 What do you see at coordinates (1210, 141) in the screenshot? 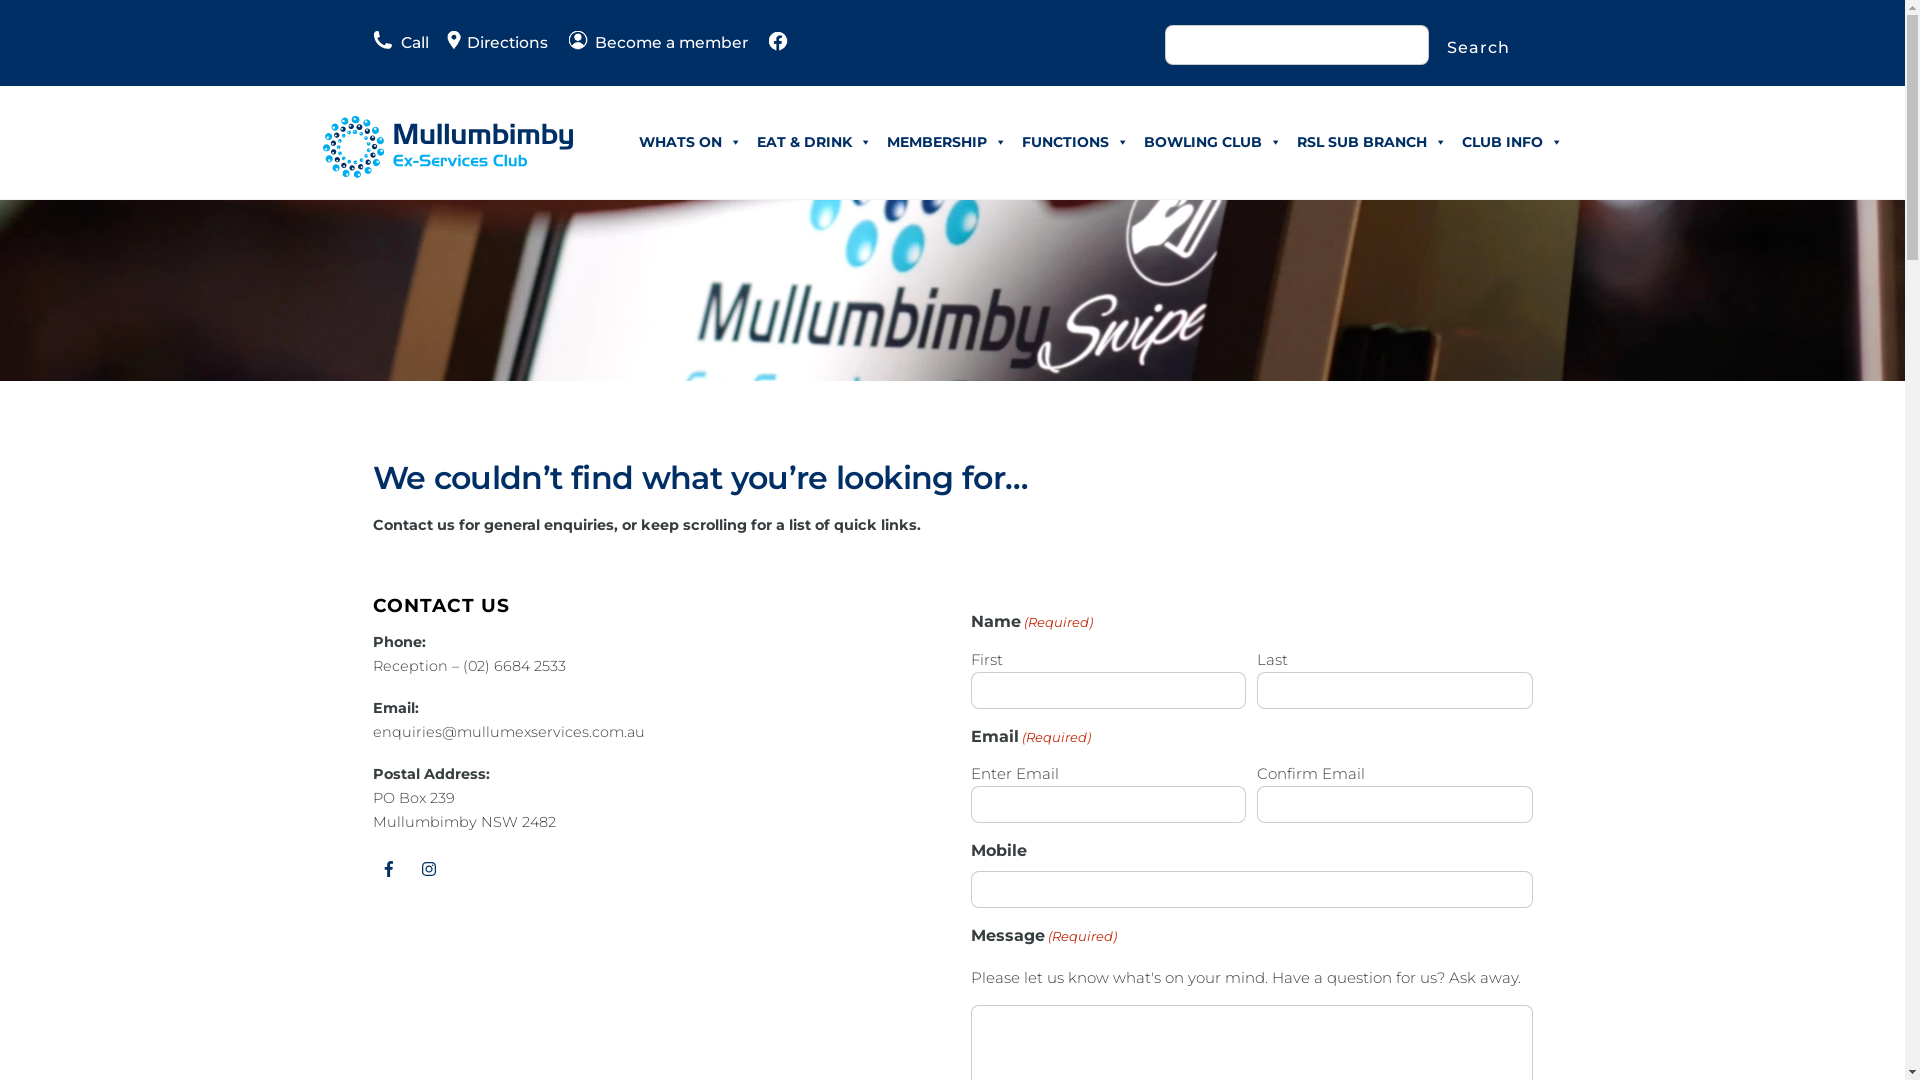
I see `'BOWLING CLUB'` at bounding box center [1210, 141].